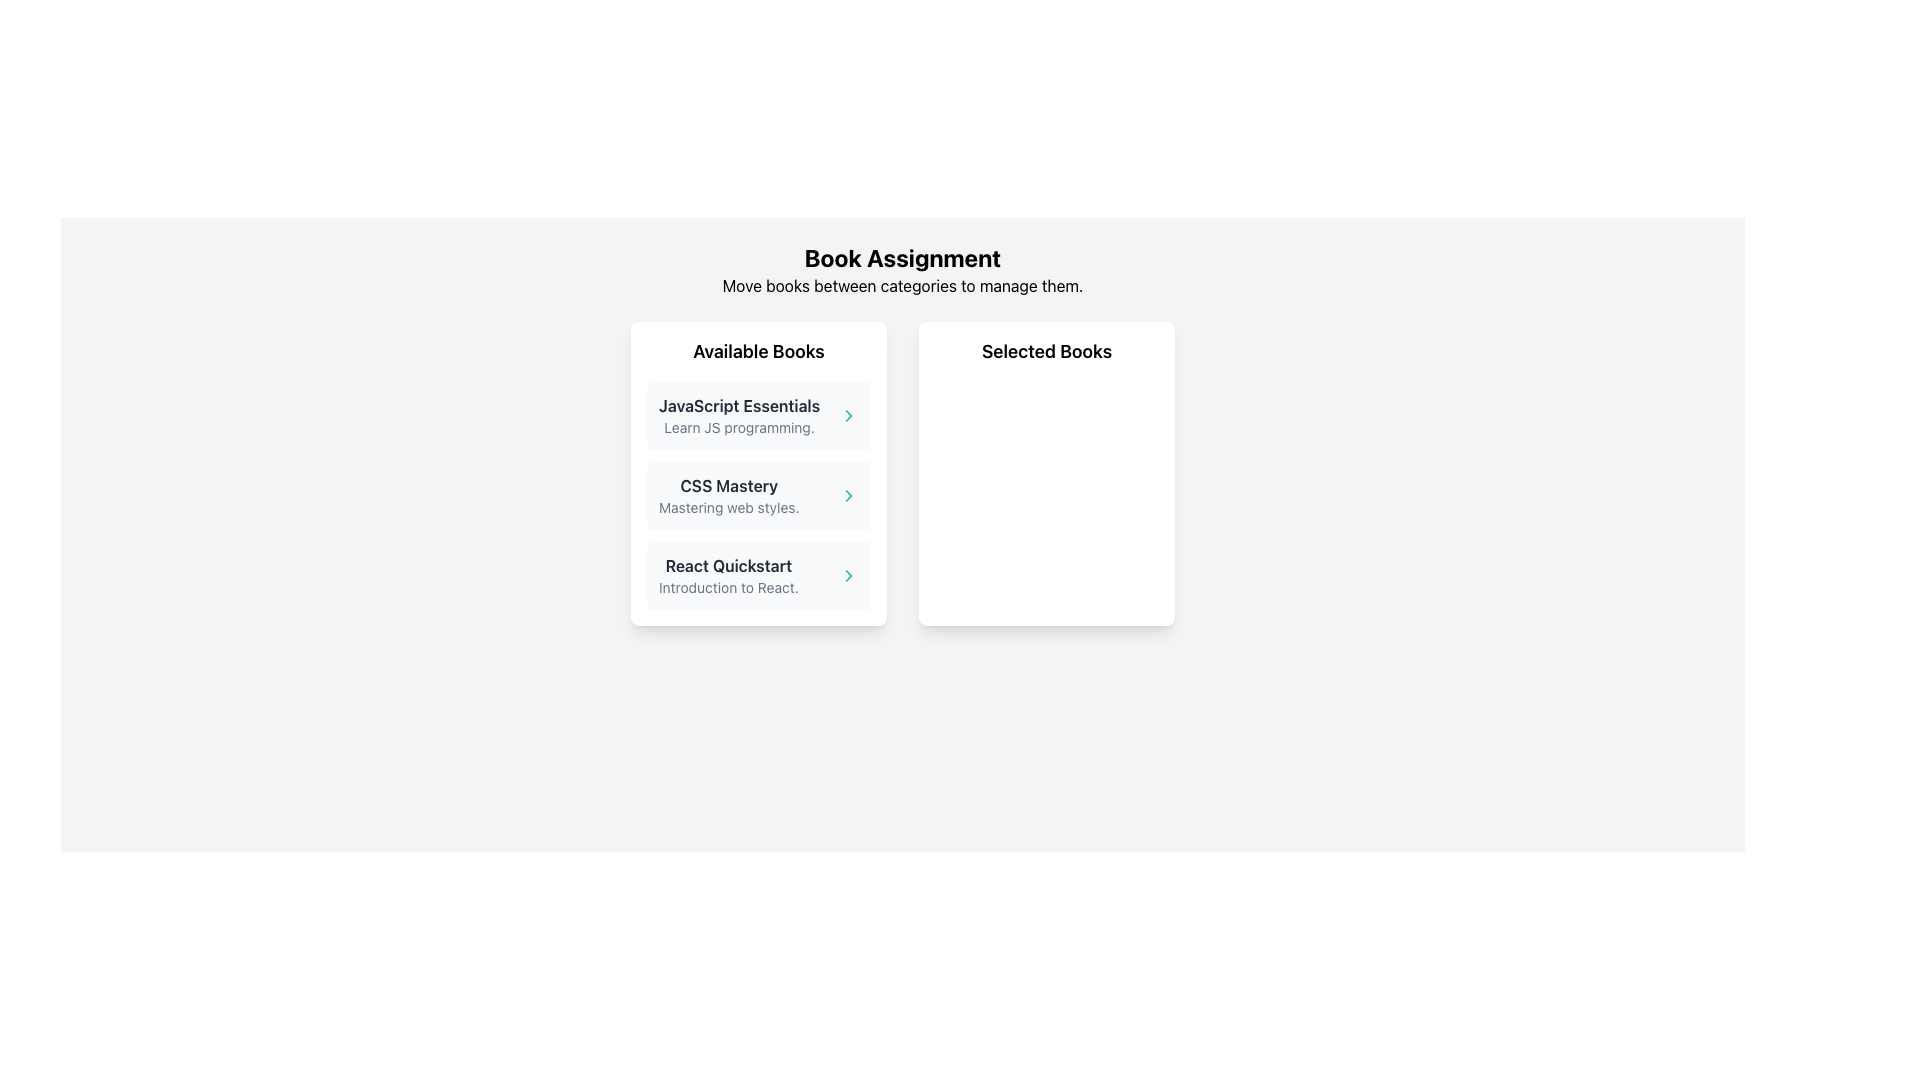  What do you see at coordinates (849, 495) in the screenshot?
I see `the button located at the rightmost end of the card containing the text 'CSS Mastery' to observe styling changes` at bounding box center [849, 495].